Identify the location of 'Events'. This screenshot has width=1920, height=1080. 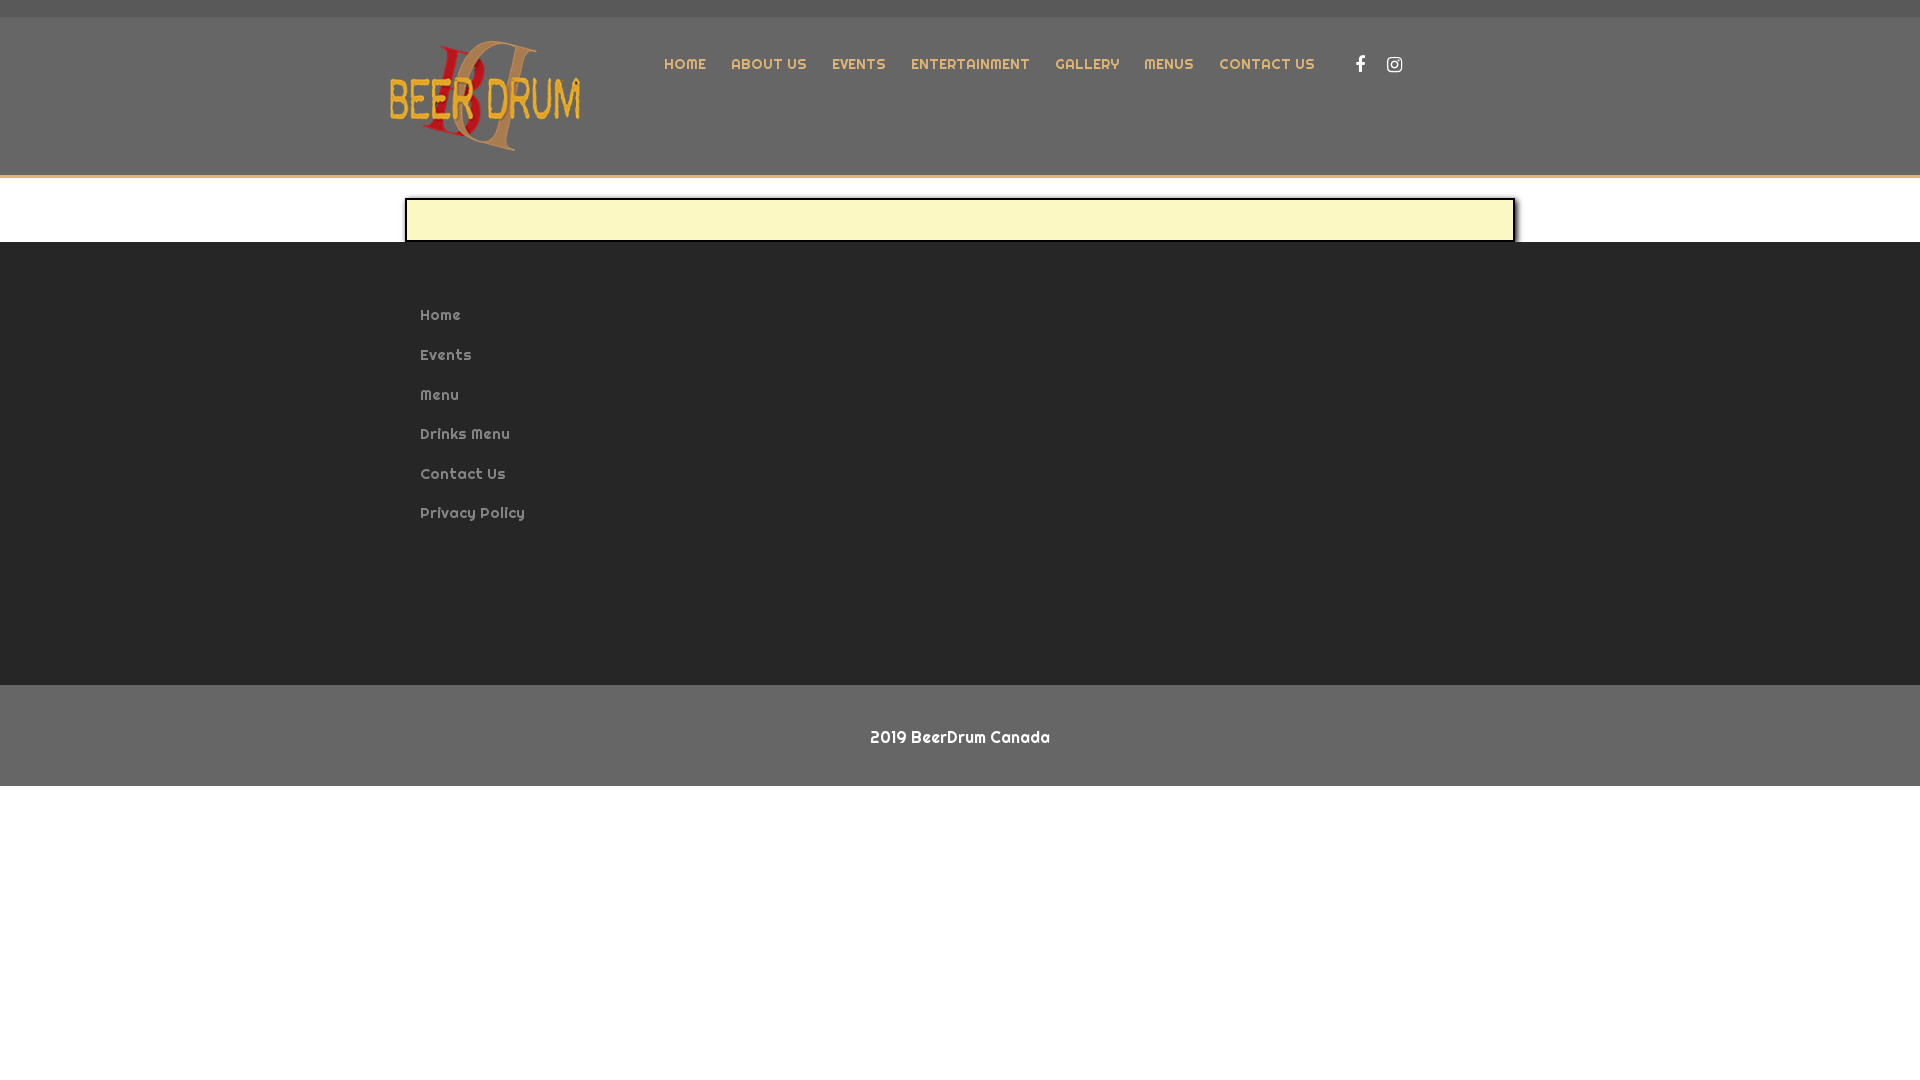
(445, 353).